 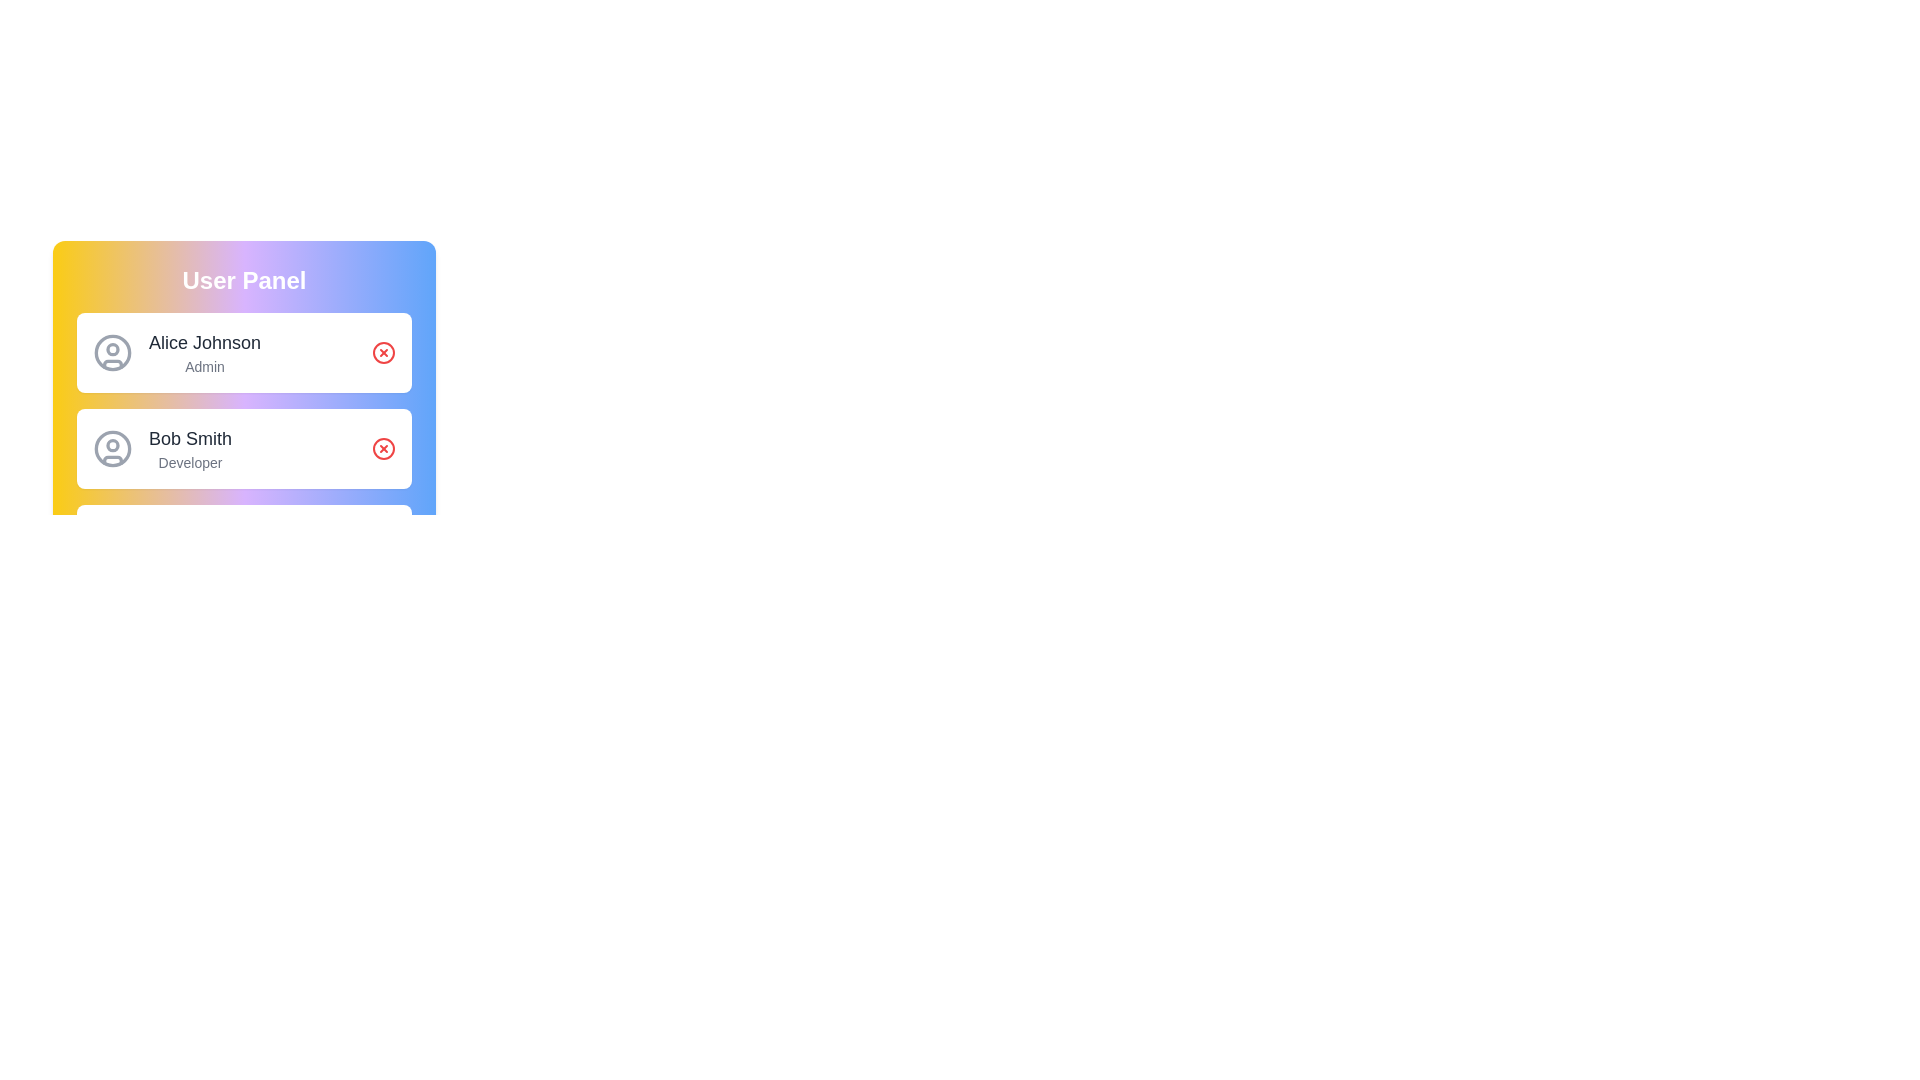 What do you see at coordinates (205, 366) in the screenshot?
I see `role information from the text label indicating 'Admin' associated with the profile 'Alice Johnson', which is located beneath the 'Alice Johnson' label in the 'User Panel'` at bounding box center [205, 366].